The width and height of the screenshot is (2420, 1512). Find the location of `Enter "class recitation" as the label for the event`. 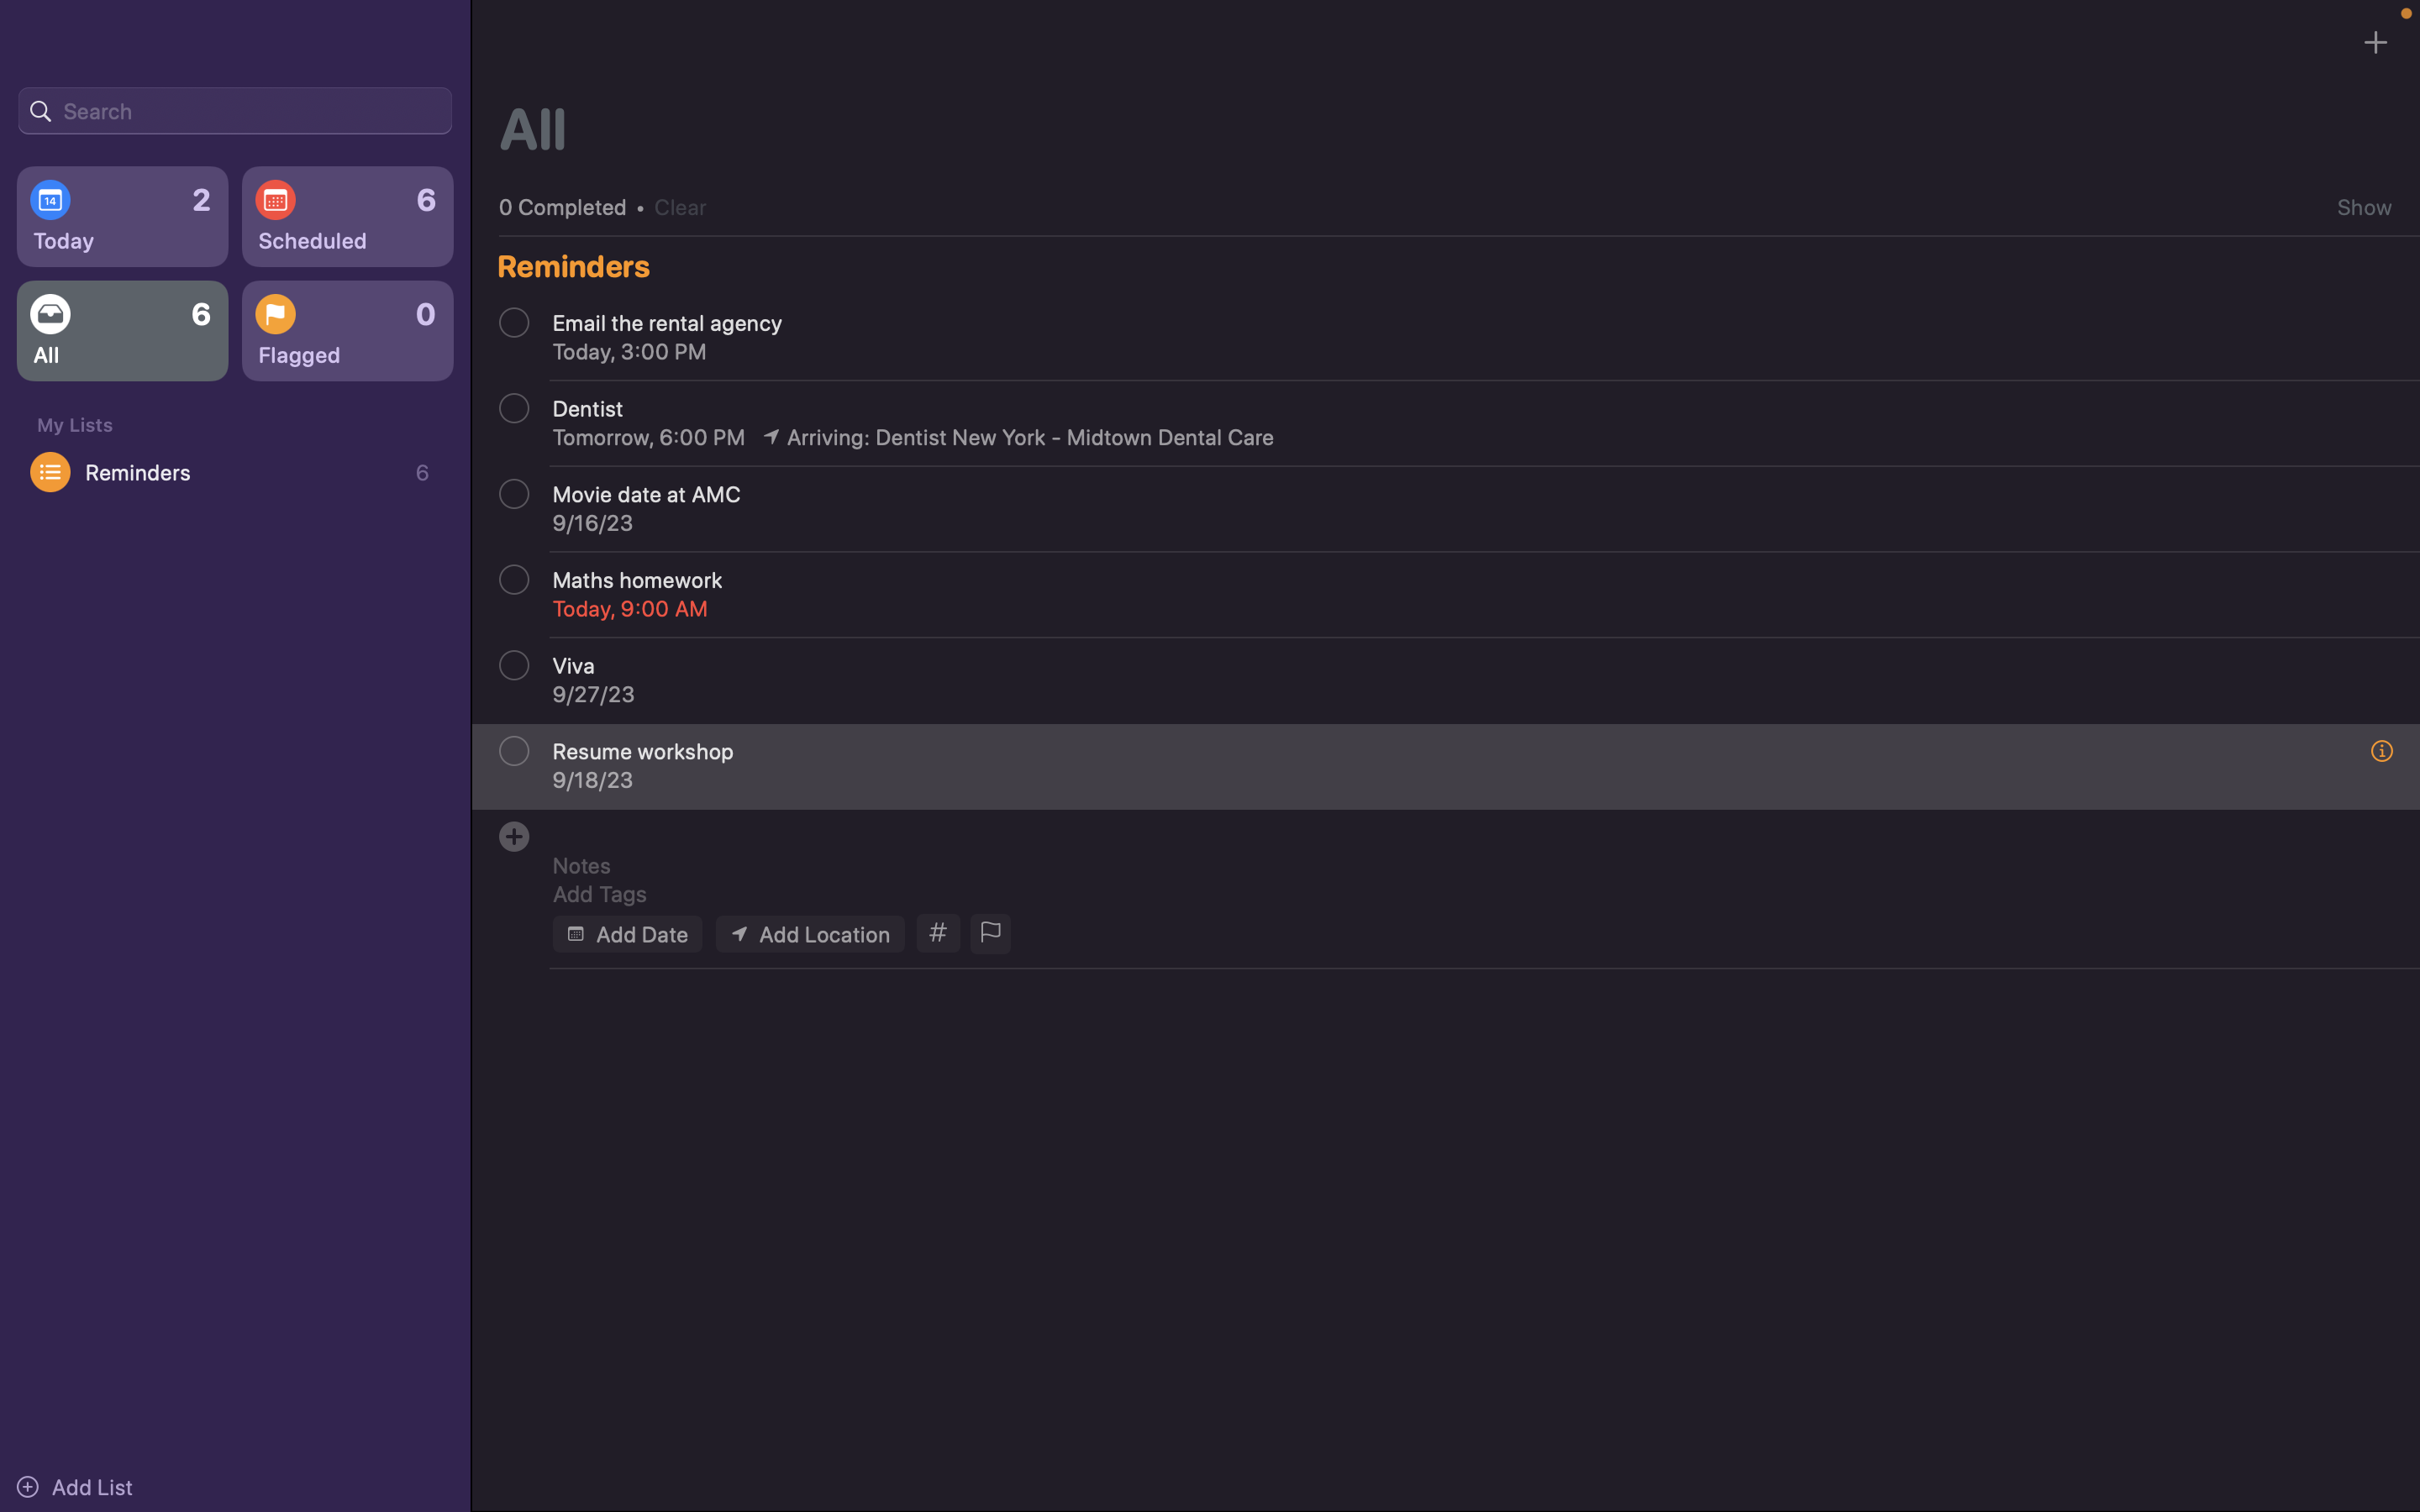

Enter "class recitation" as the label for the event is located at coordinates (1456, 830).